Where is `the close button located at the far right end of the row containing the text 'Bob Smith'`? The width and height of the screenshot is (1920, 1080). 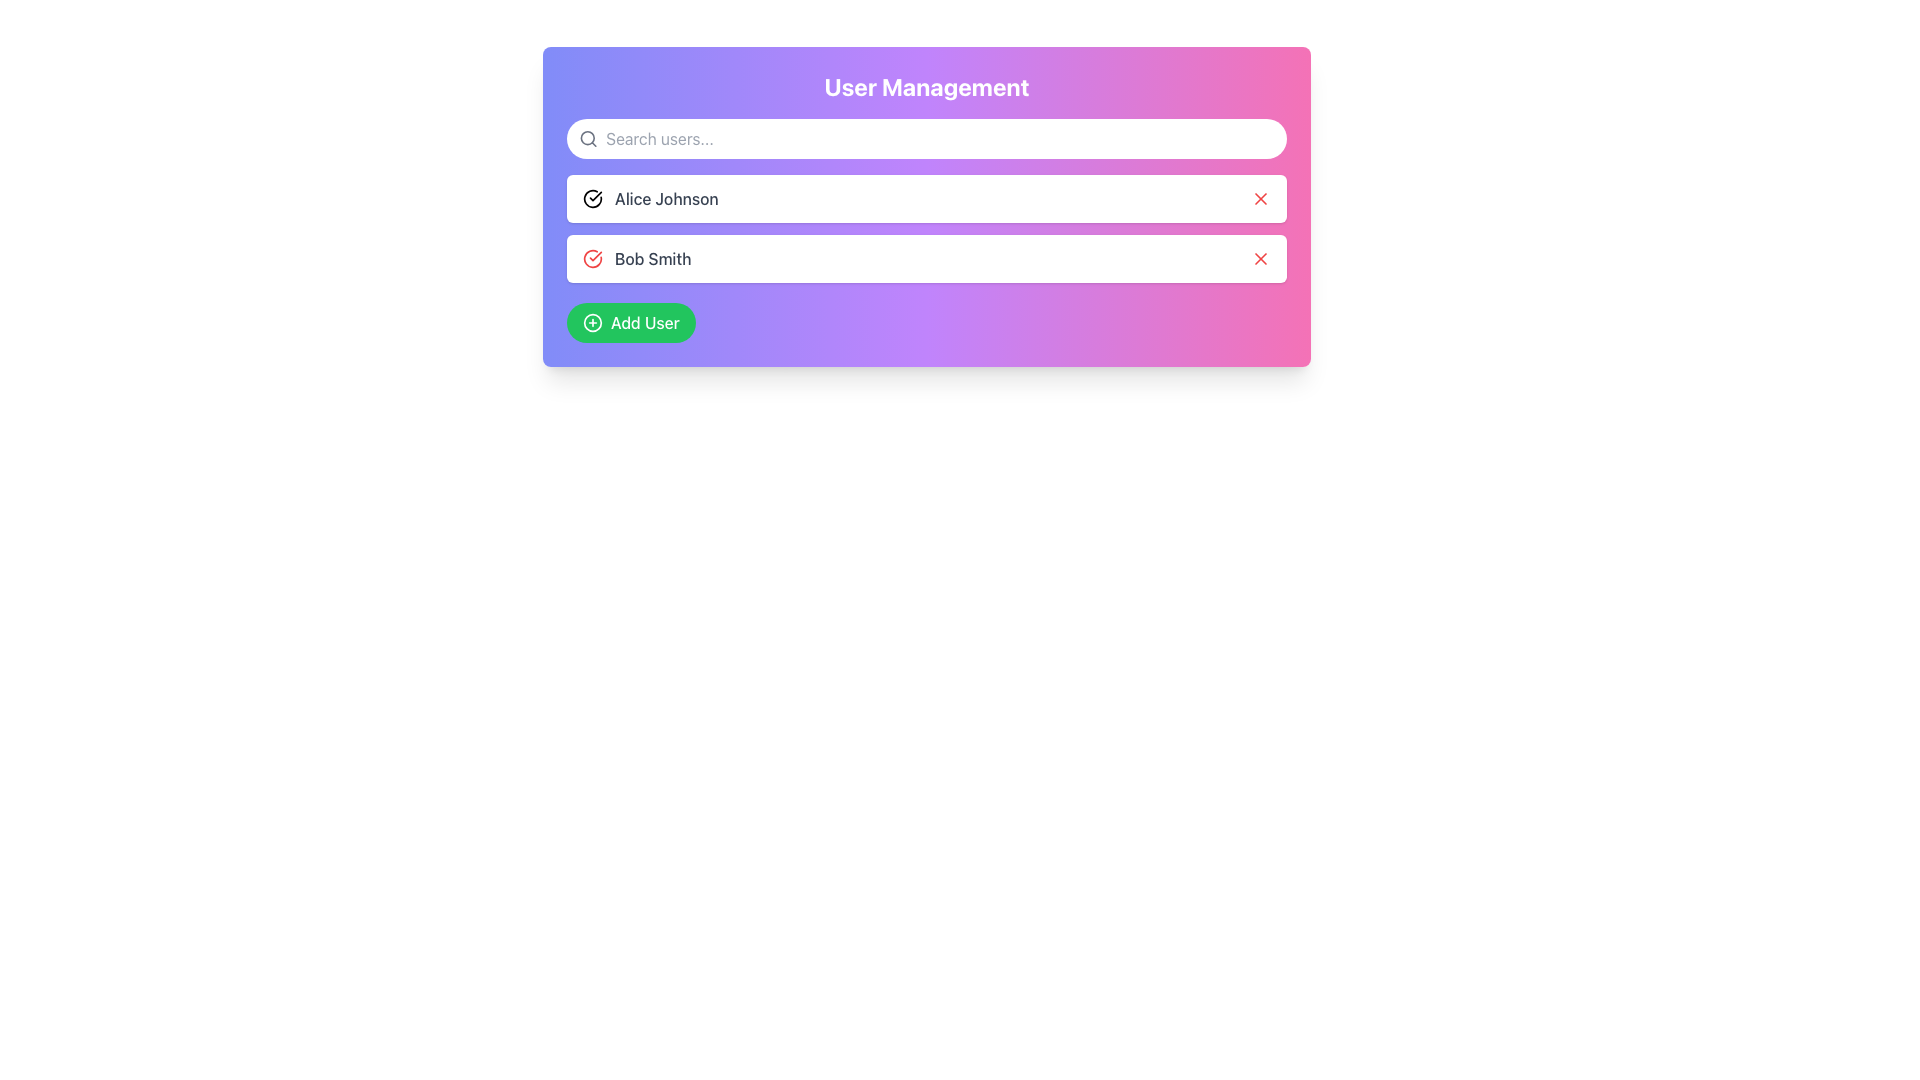
the close button located at the far right end of the row containing the text 'Bob Smith' is located at coordinates (1260, 257).